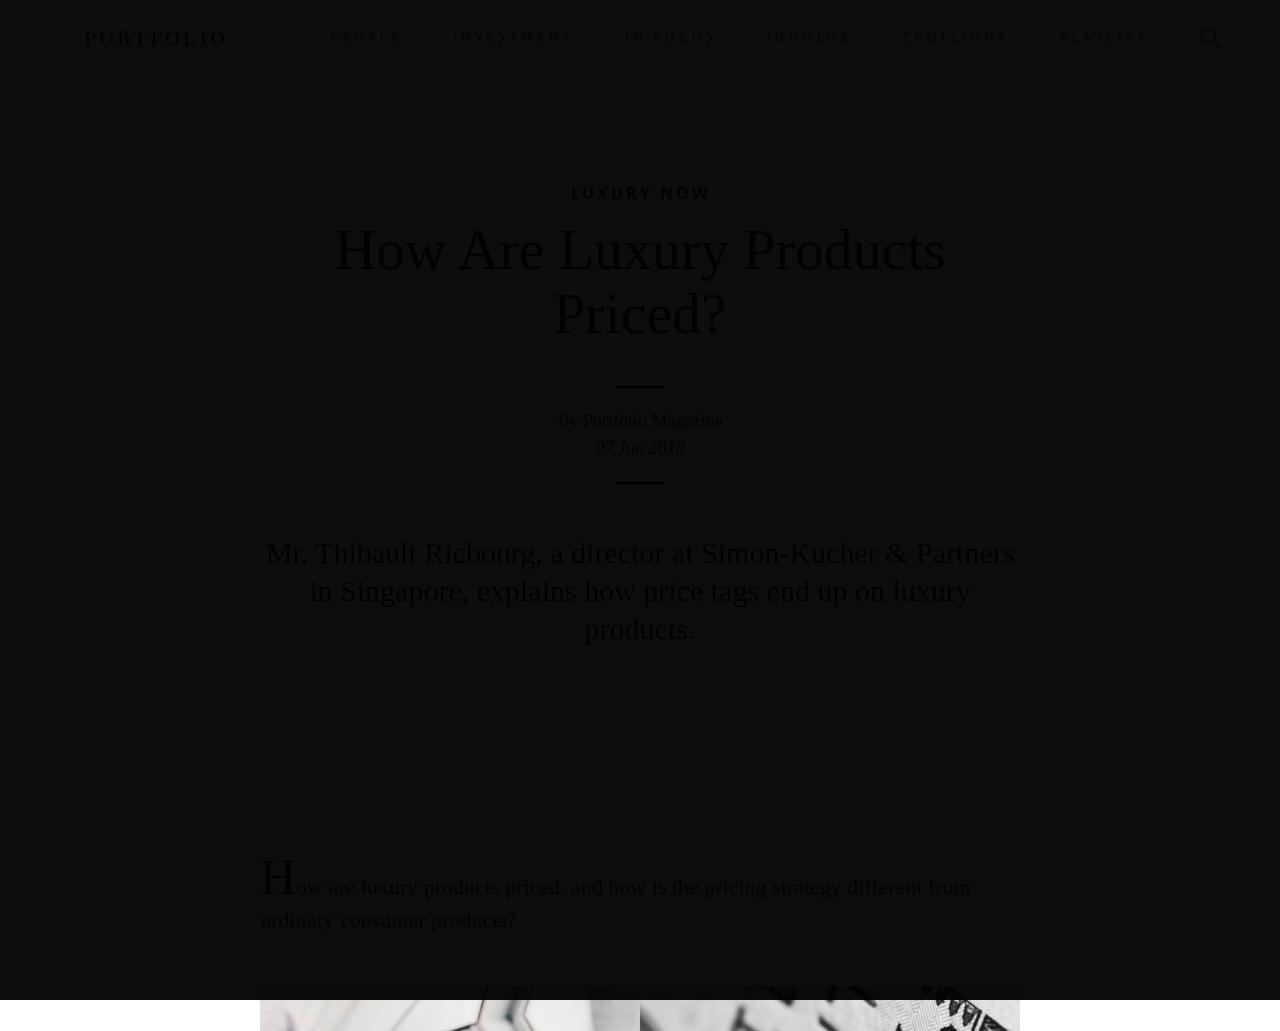 The image size is (1280, 1031). I want to click on 'How Are Luxury Products Priced?', so click(638, 281).